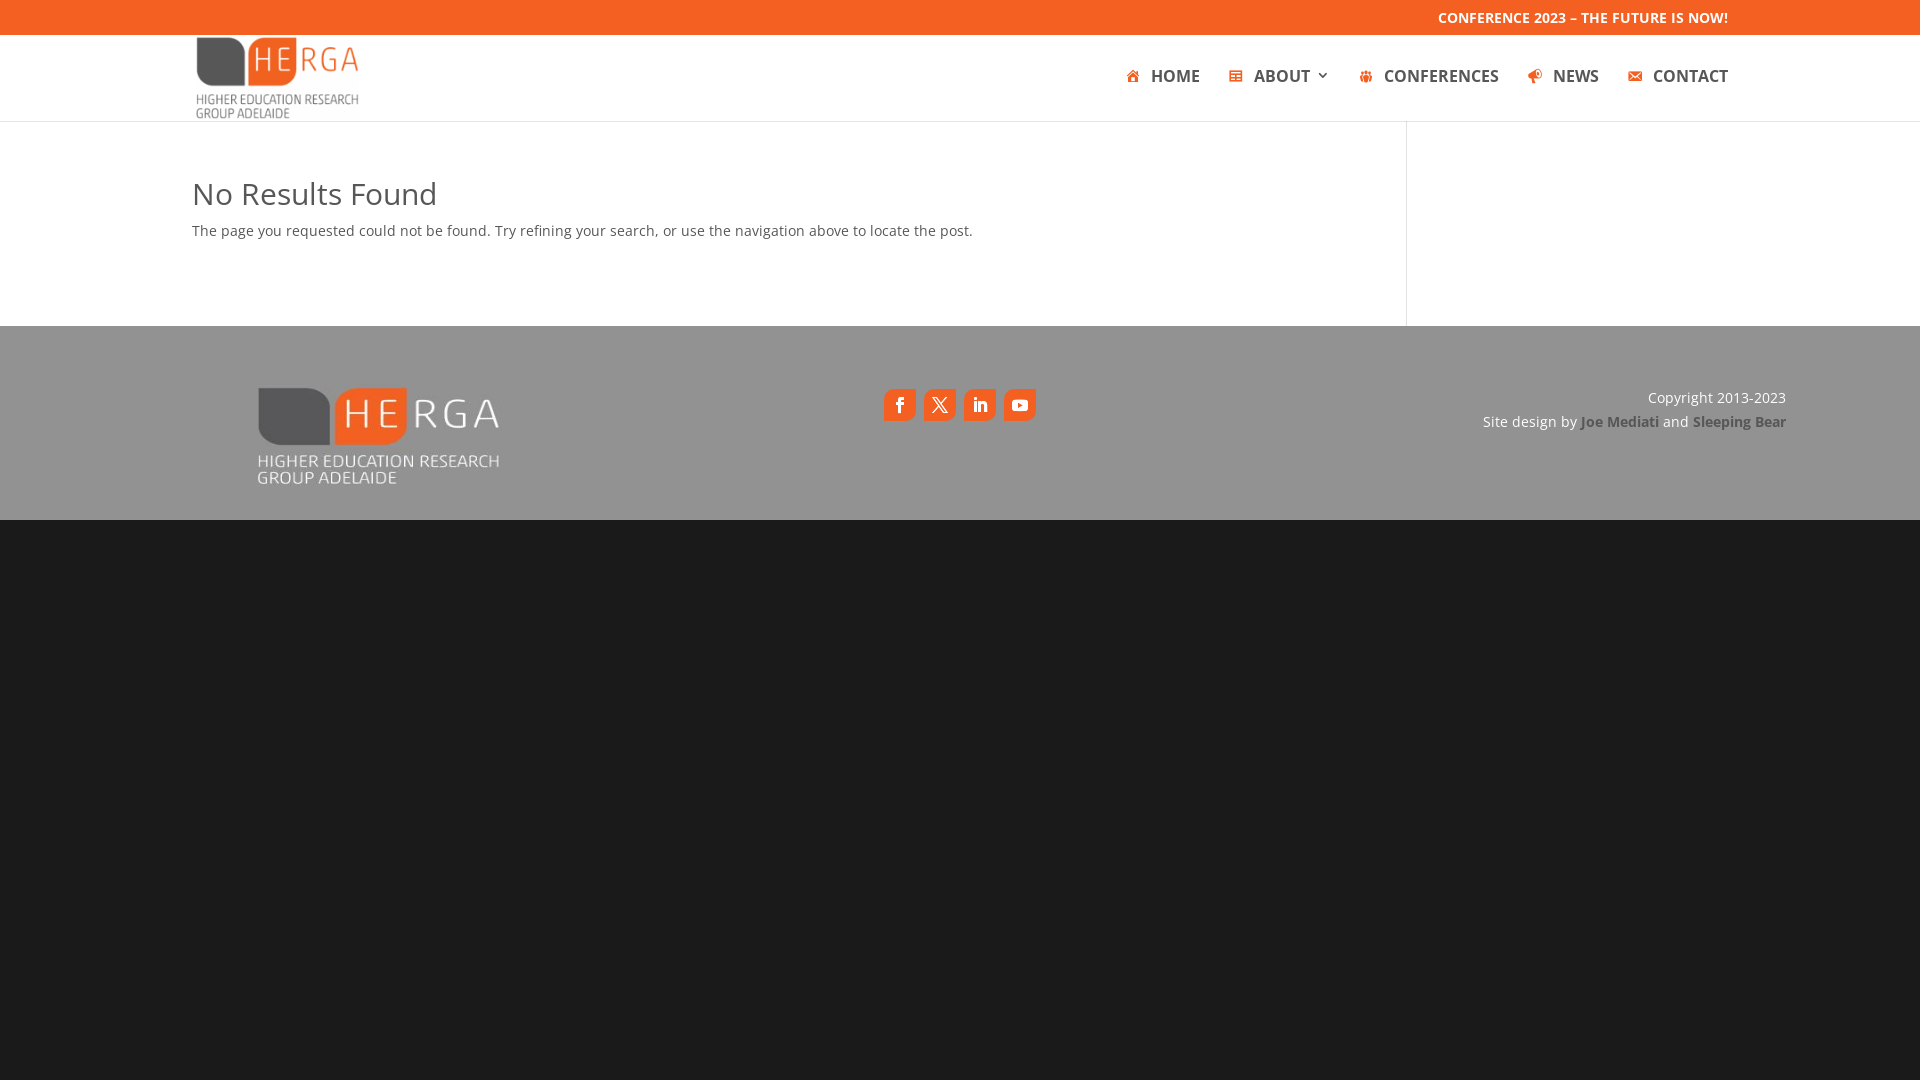 The height and width of the screenshot is (1080, 1920). I want to click on 'CONTACT', so click(1625, 94).